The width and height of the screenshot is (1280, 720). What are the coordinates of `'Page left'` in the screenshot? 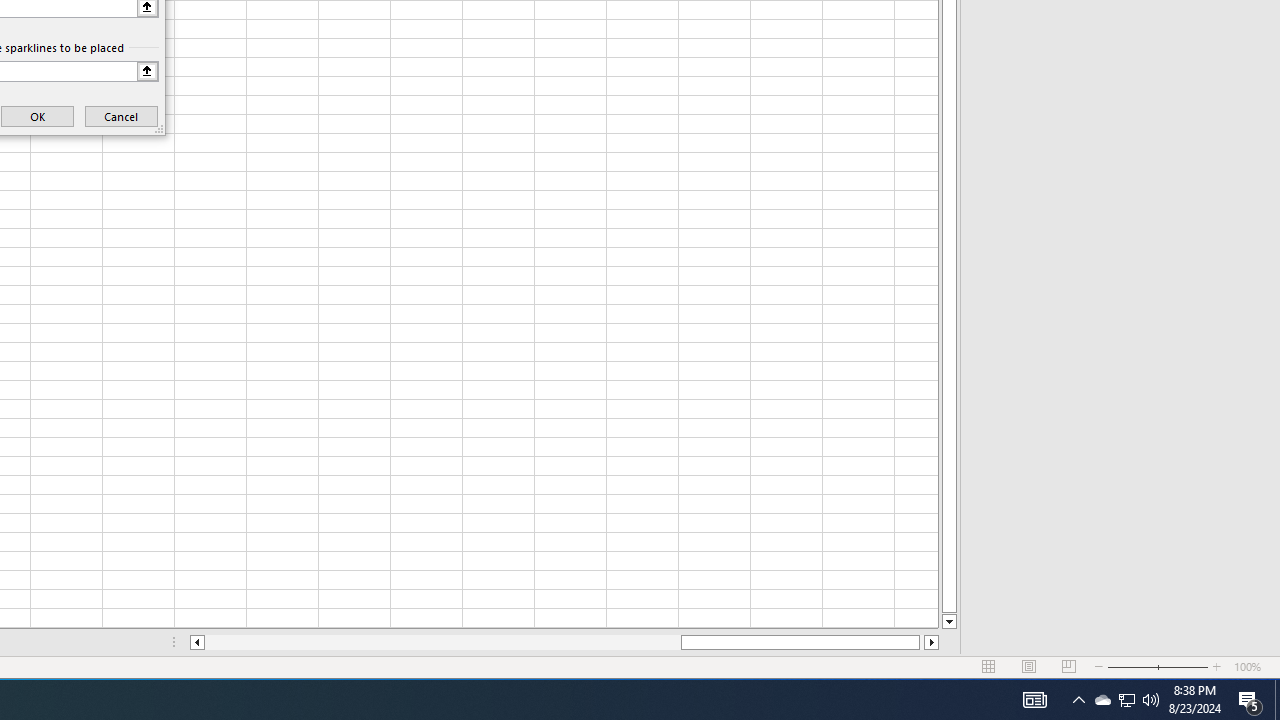 It's located at (441, 642).